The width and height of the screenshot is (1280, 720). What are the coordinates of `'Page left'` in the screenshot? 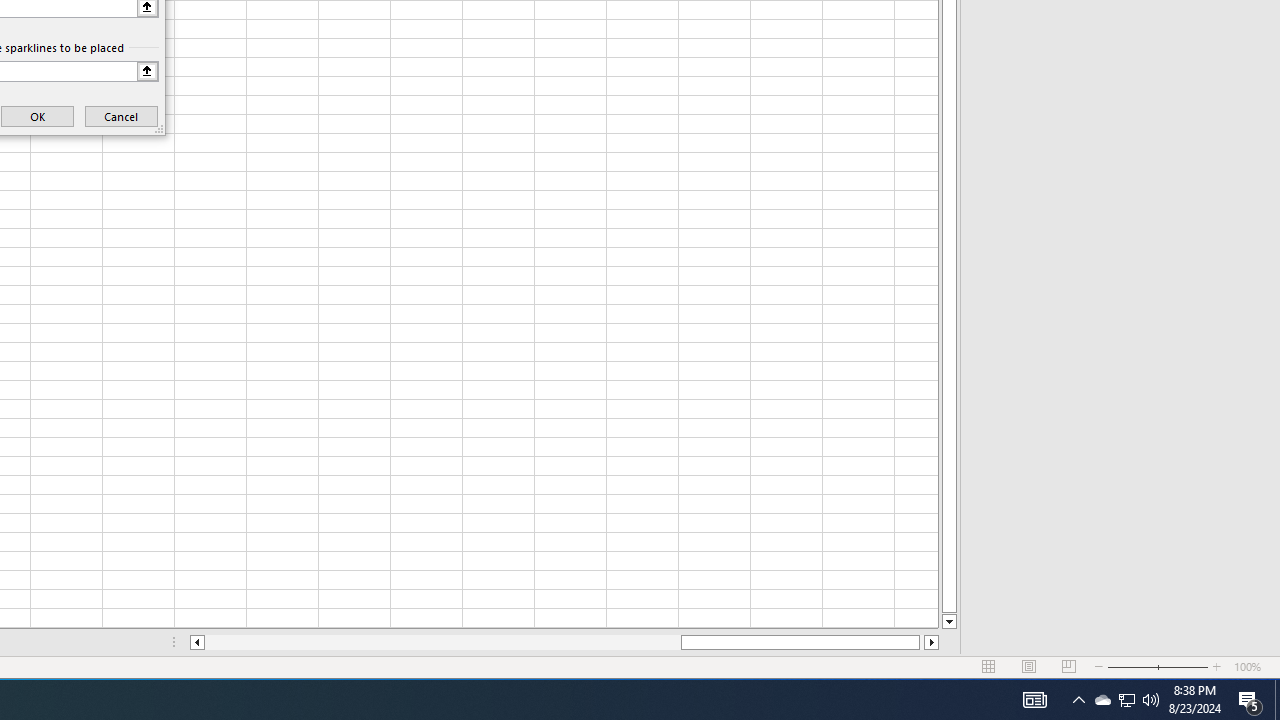 It's located at (441, 642).